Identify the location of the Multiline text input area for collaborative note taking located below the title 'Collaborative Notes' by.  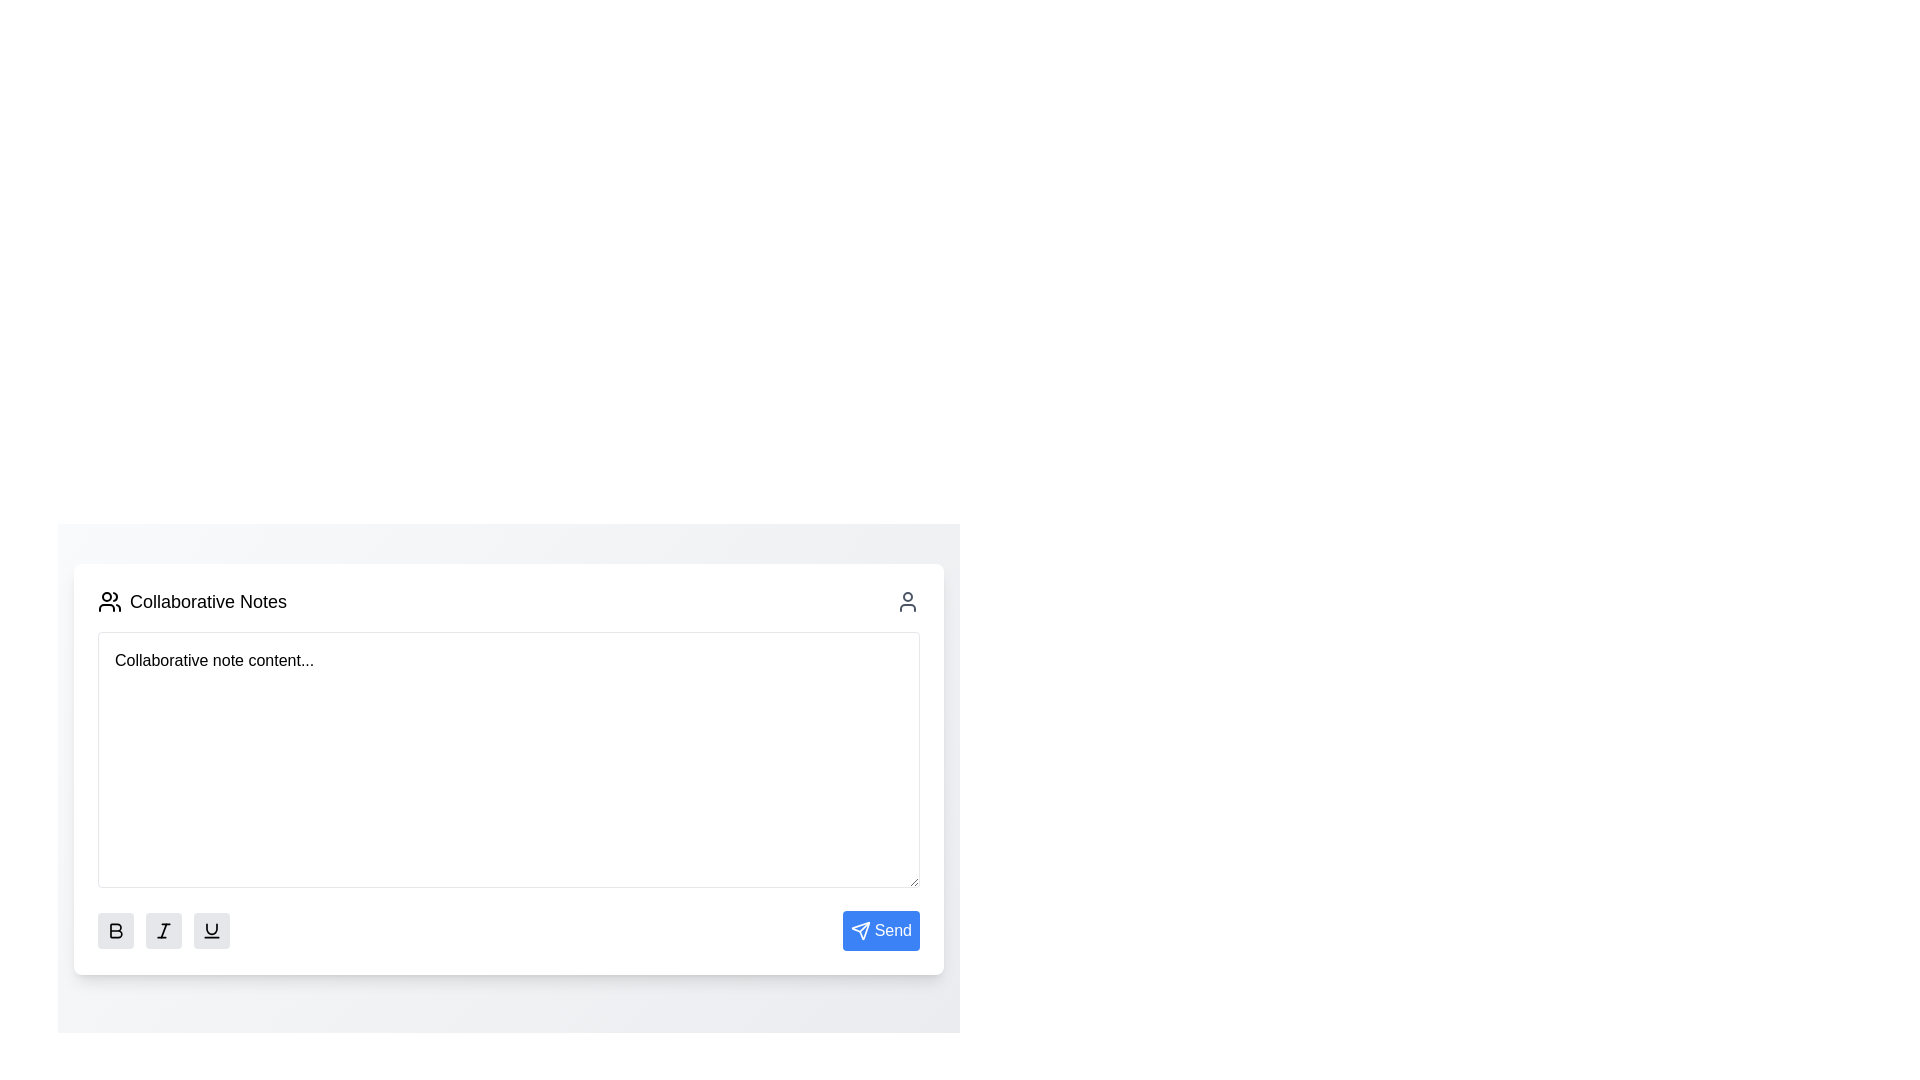
(508, 759).